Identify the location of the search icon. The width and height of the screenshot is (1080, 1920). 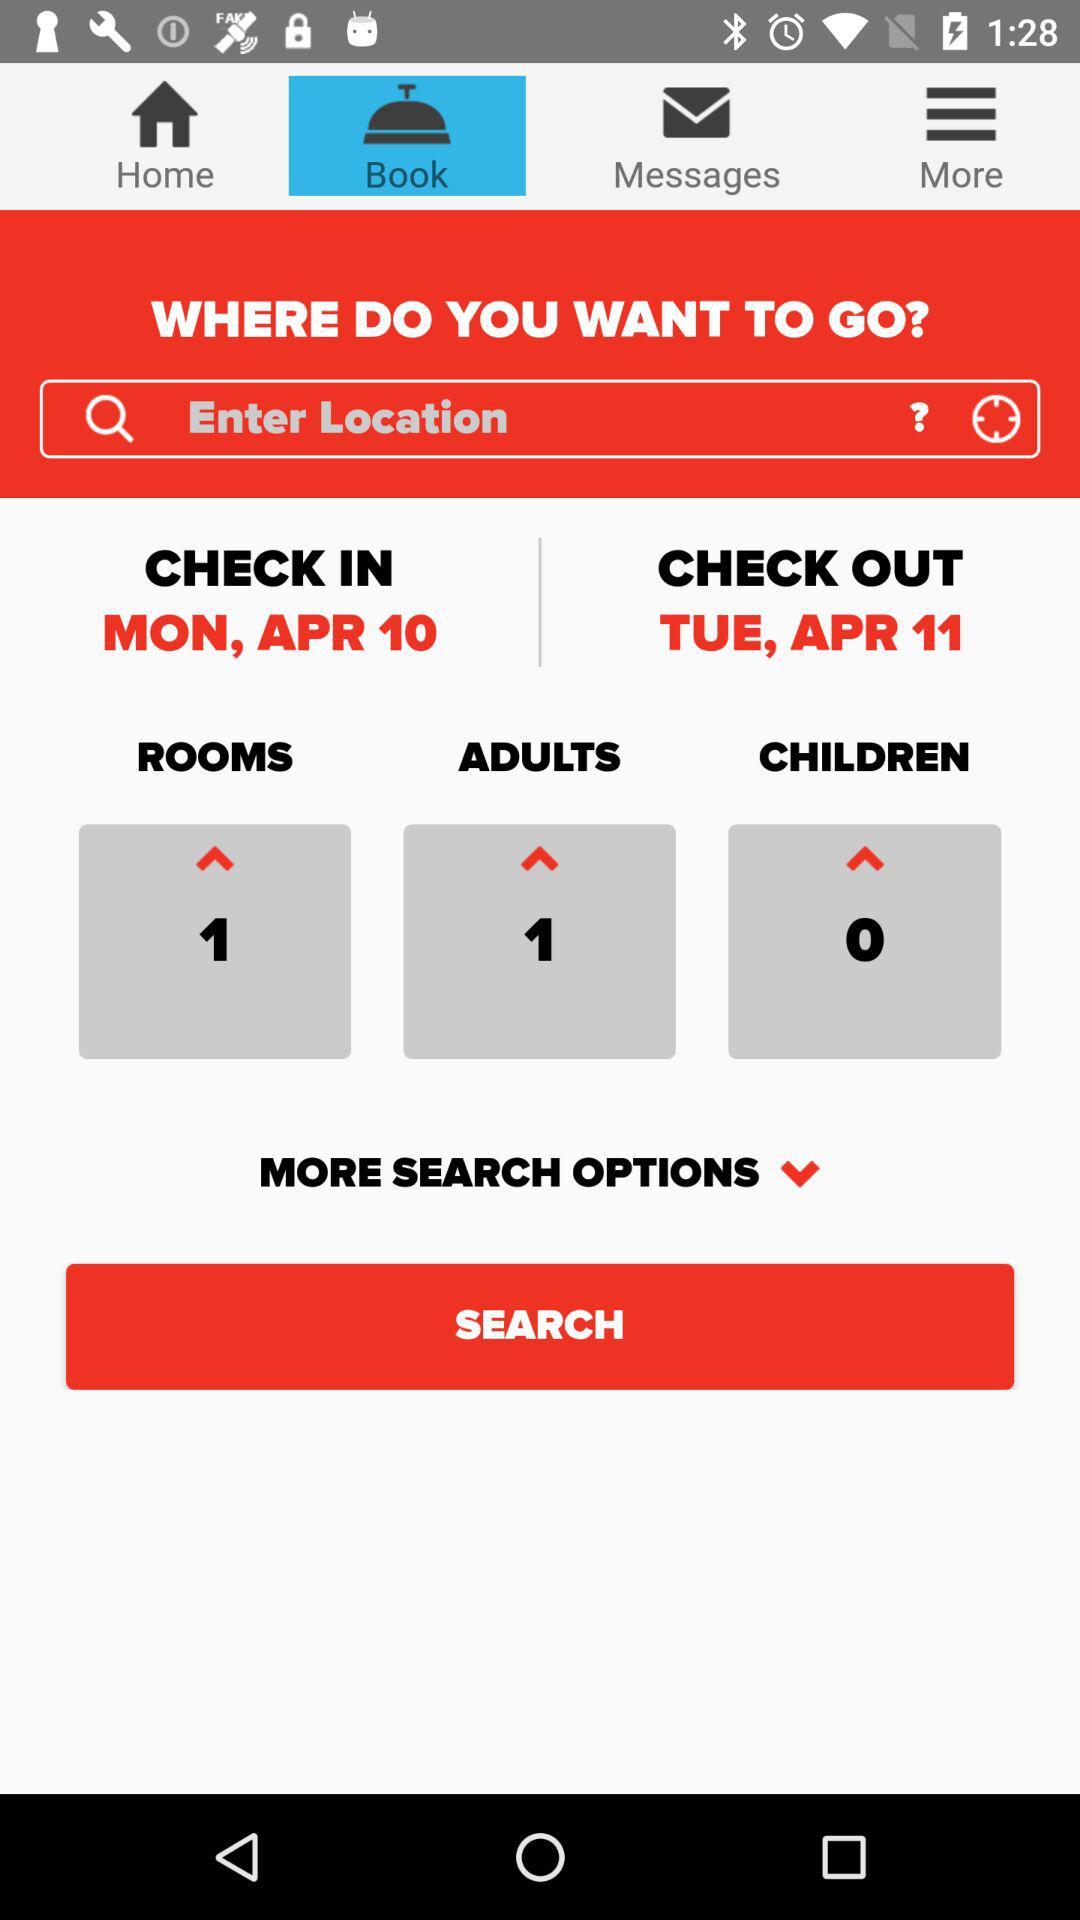
(109, 417).